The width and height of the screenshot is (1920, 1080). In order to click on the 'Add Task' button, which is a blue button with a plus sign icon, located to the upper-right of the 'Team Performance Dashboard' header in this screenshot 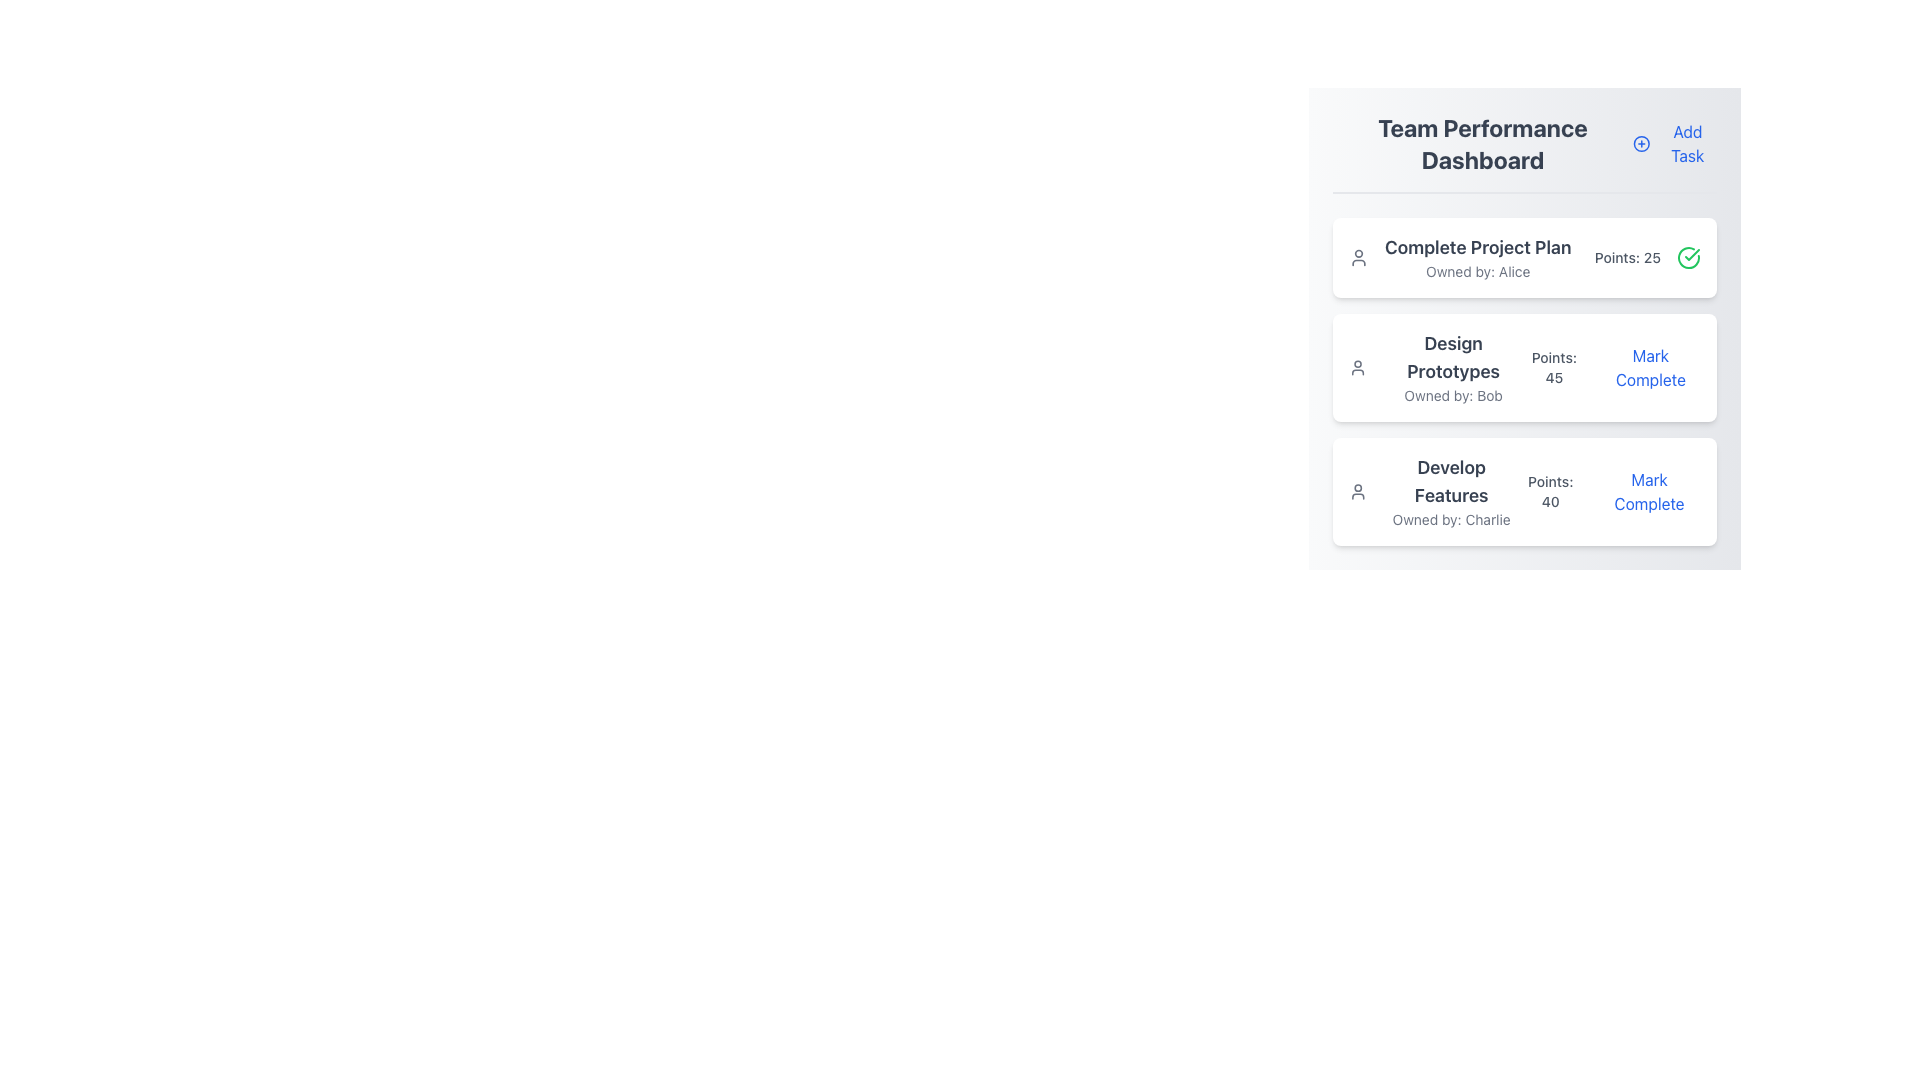, I will do `click(1675, 142)`.